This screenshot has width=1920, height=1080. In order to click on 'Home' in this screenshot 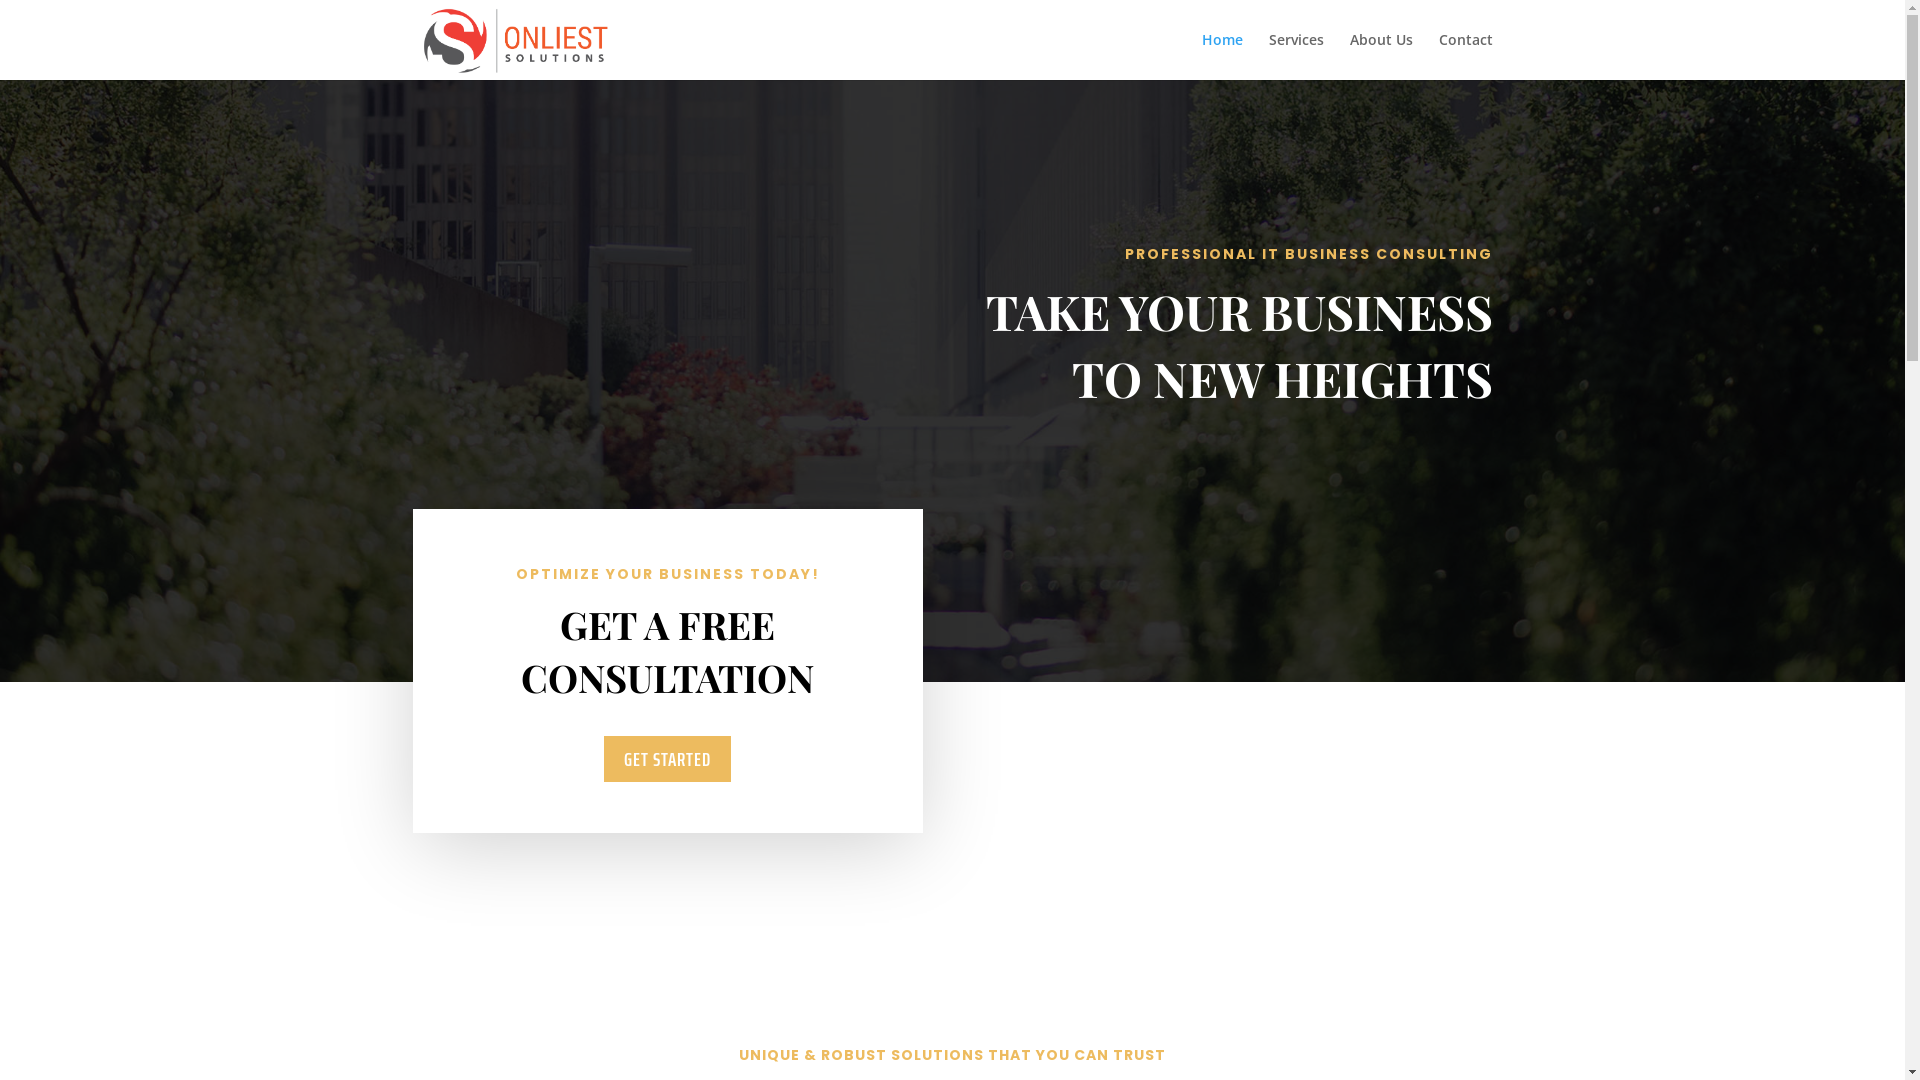, I will do `click(1200, 55)`.